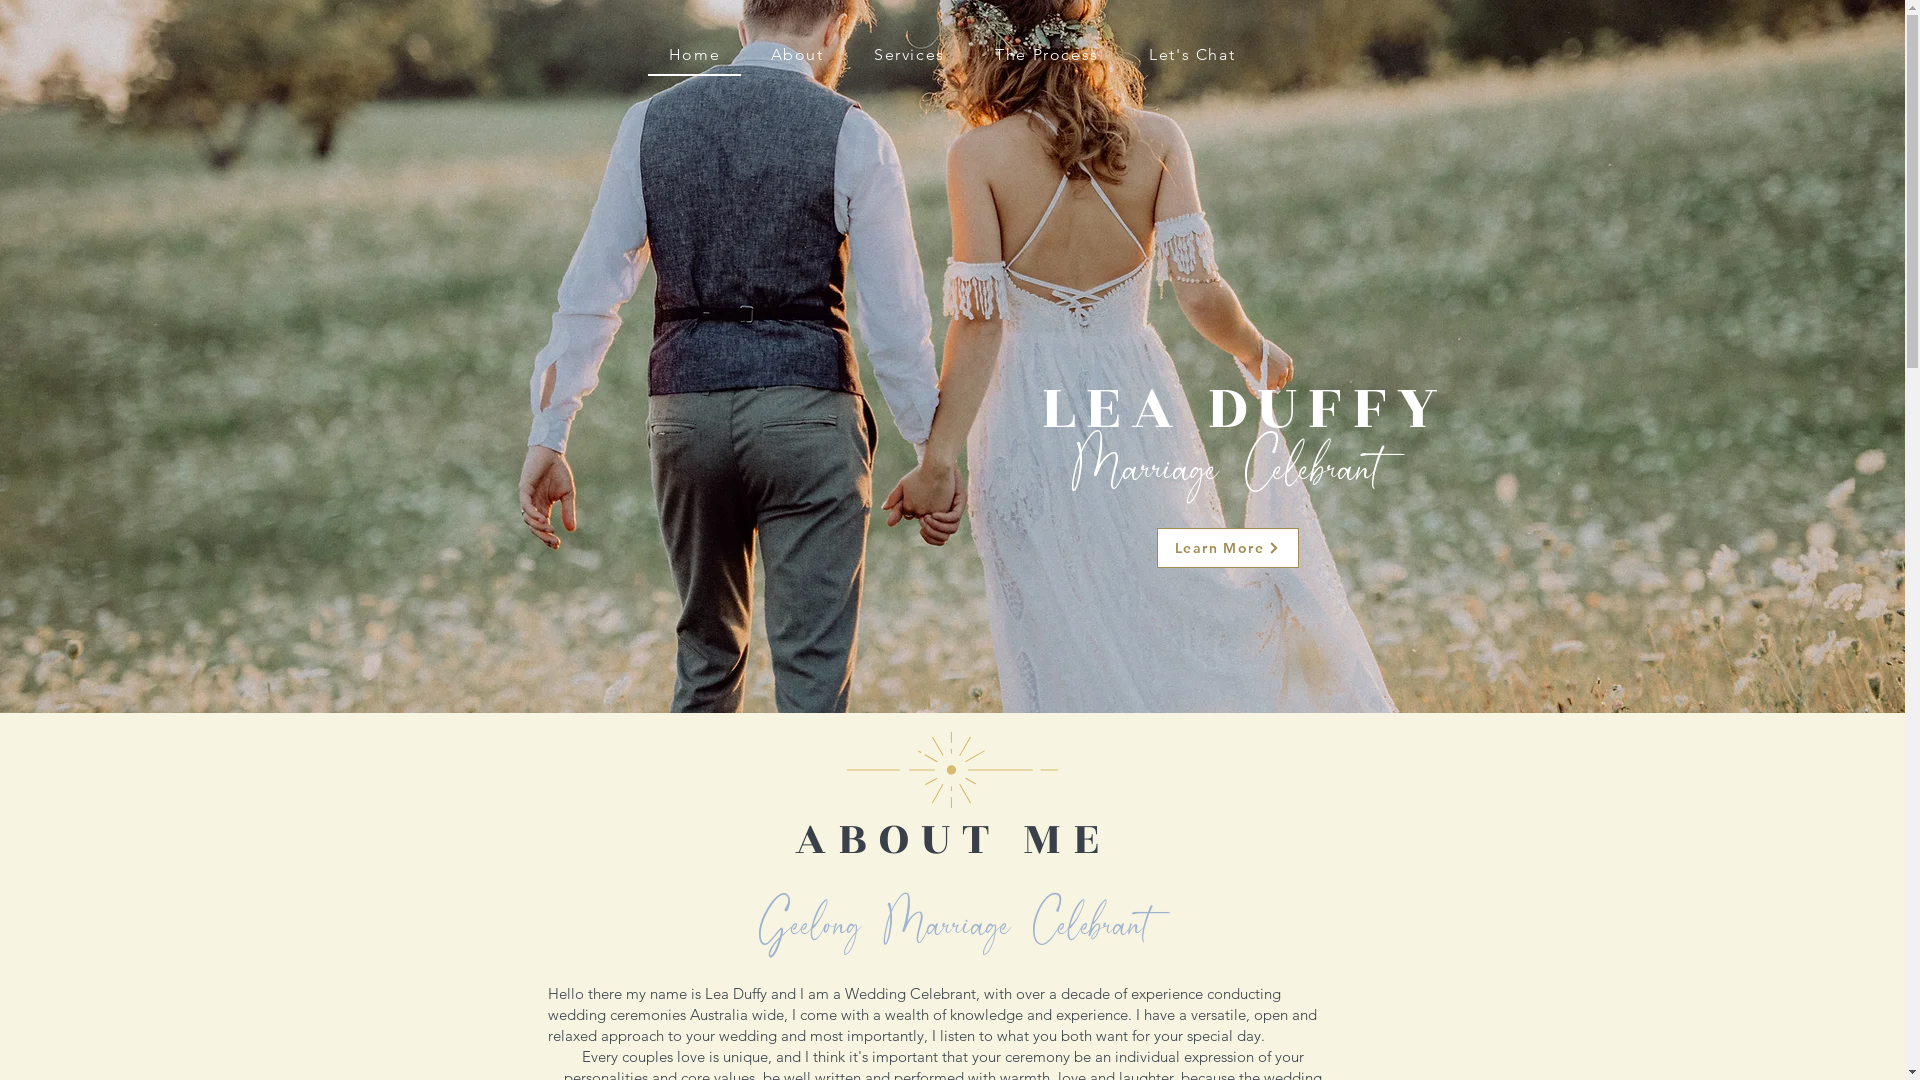 This screenshot has height=1080, width=1920. Describe the element at coordinates (695, 54) in the screenshot. I see `'Home'` at that location.